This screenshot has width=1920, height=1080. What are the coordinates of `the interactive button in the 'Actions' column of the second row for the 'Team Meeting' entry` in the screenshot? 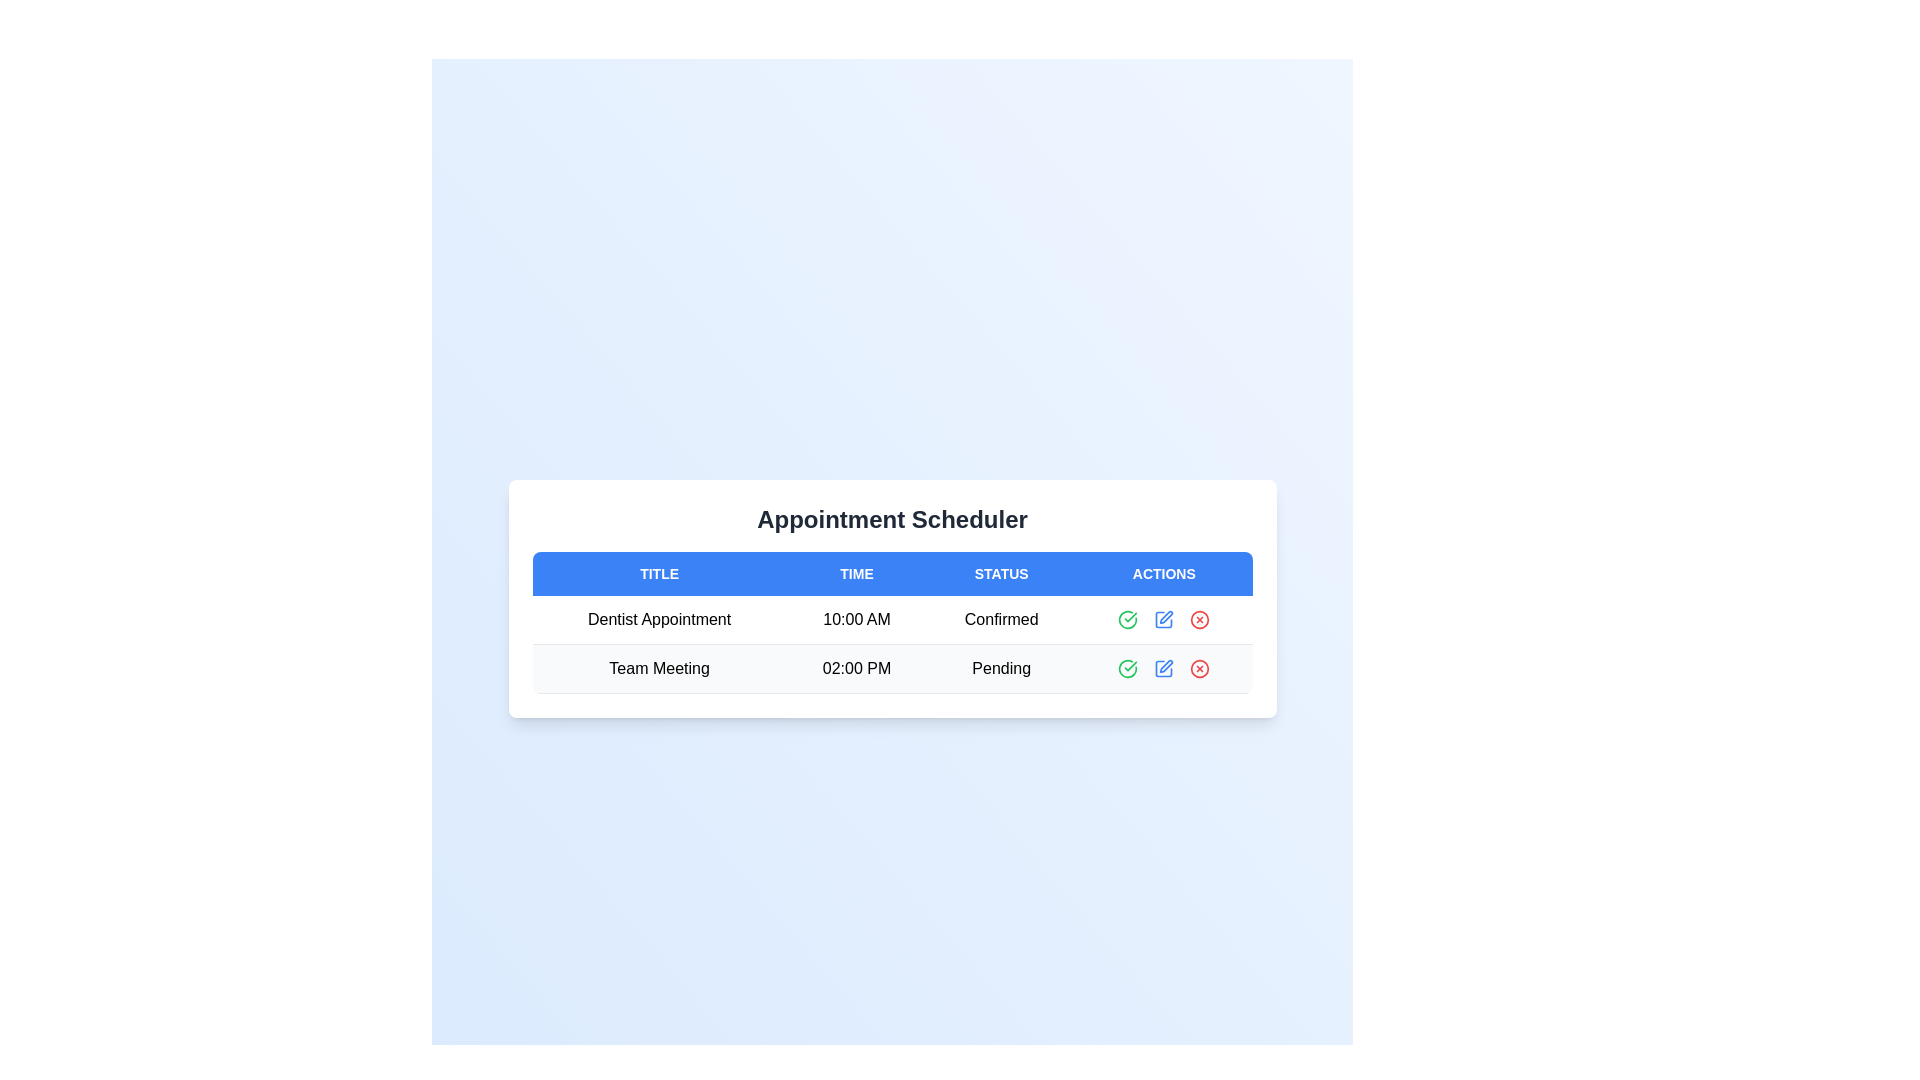 It's located at (1164, 668).